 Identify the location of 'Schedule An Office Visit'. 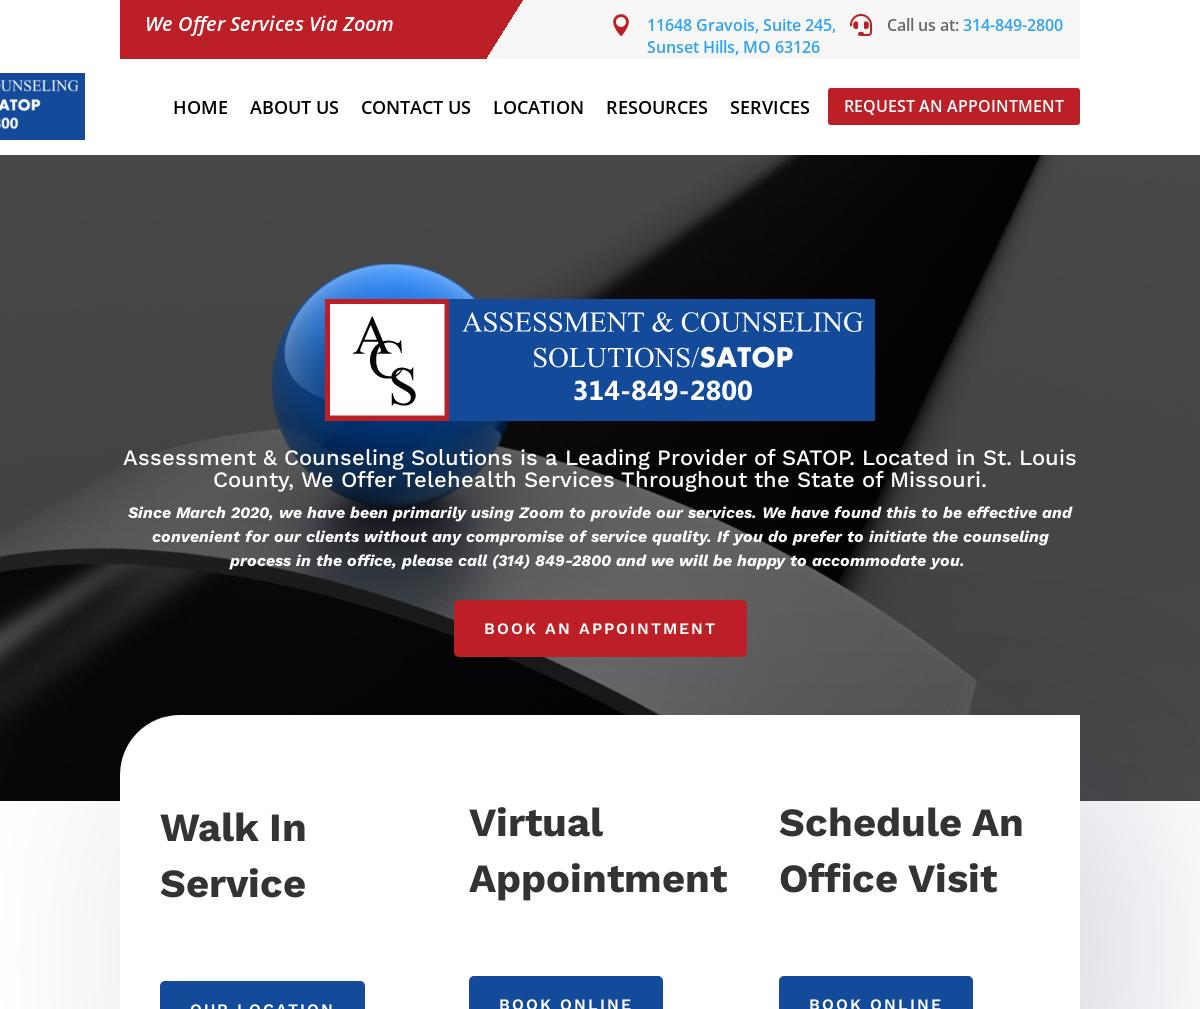
(900, 849).